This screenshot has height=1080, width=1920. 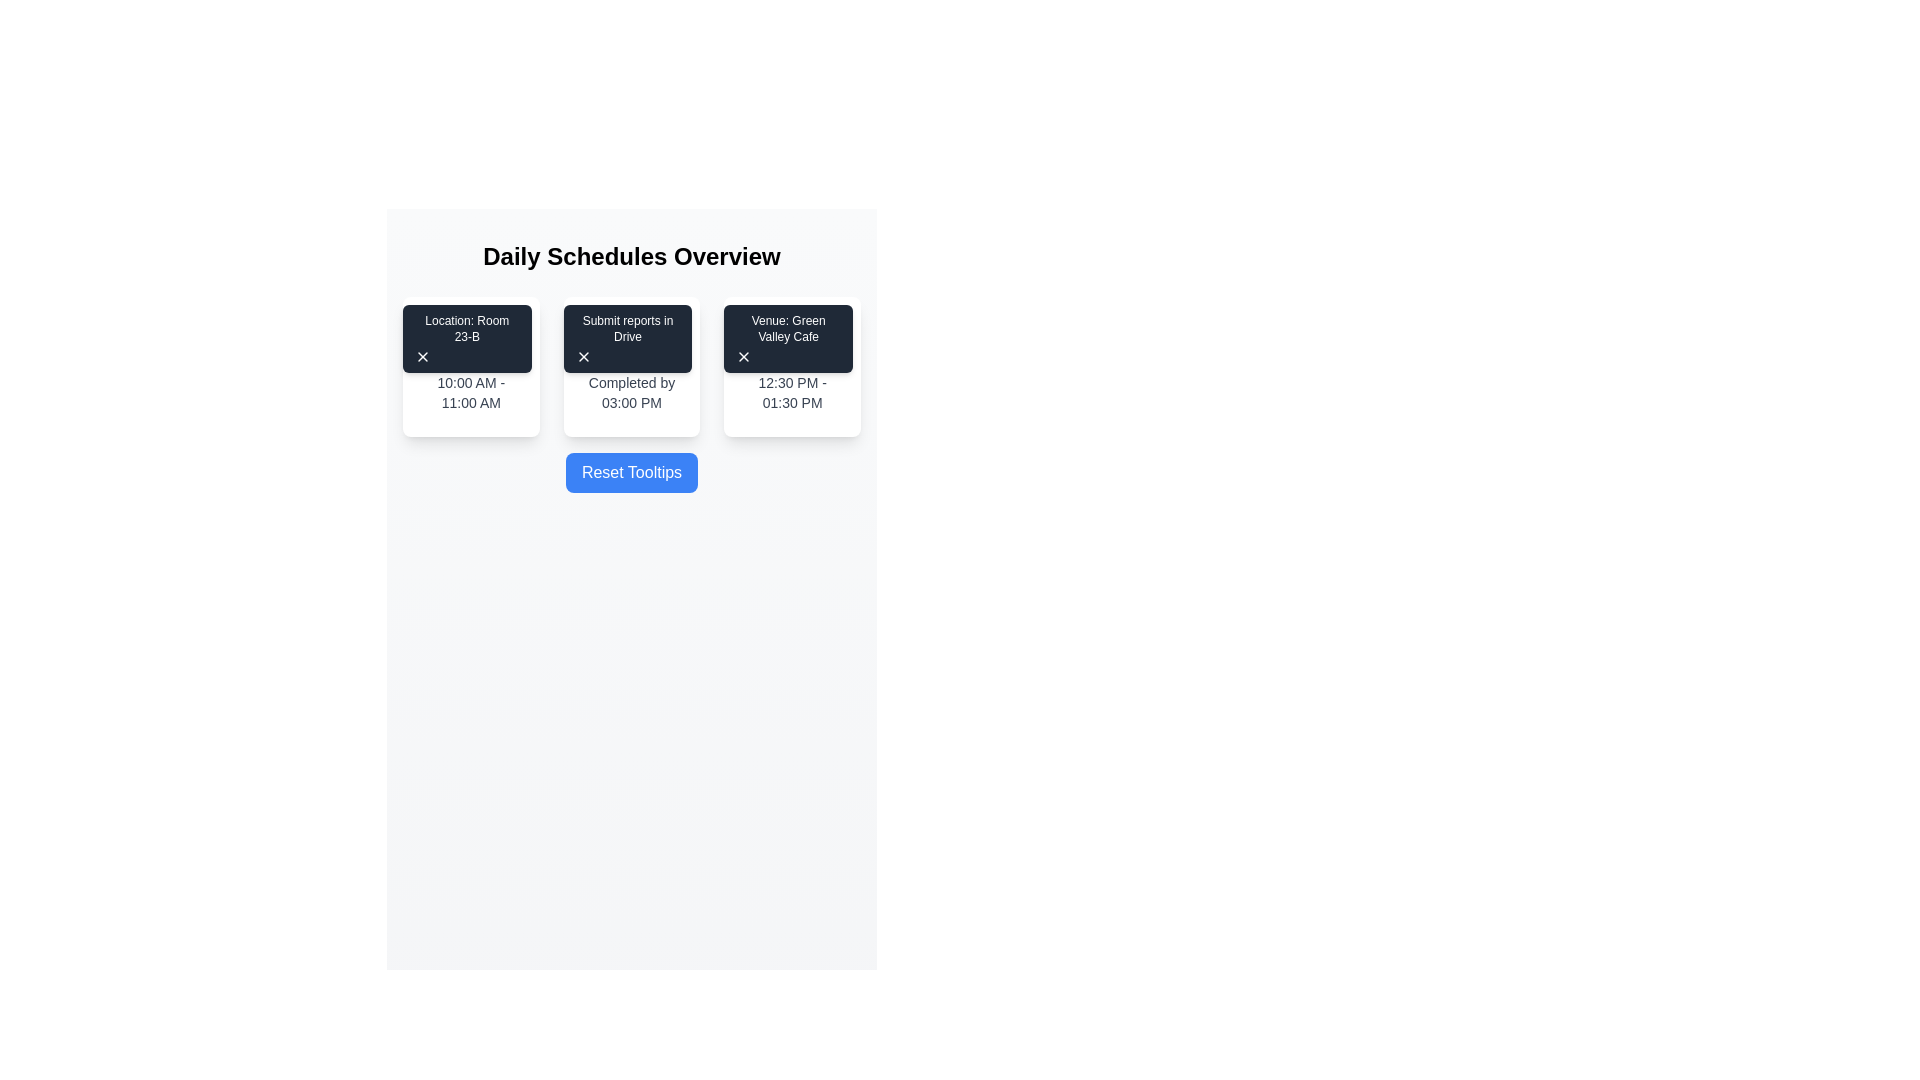 What do you see at coordinates (631, 393) in the screenshot?
I see `text label displaying 'Completed by 03:00 PM', which is styled in small gray font and located below the 'Submit reports in Drive' title in the central card of the displayed interface` at bounding box center [631, 393].